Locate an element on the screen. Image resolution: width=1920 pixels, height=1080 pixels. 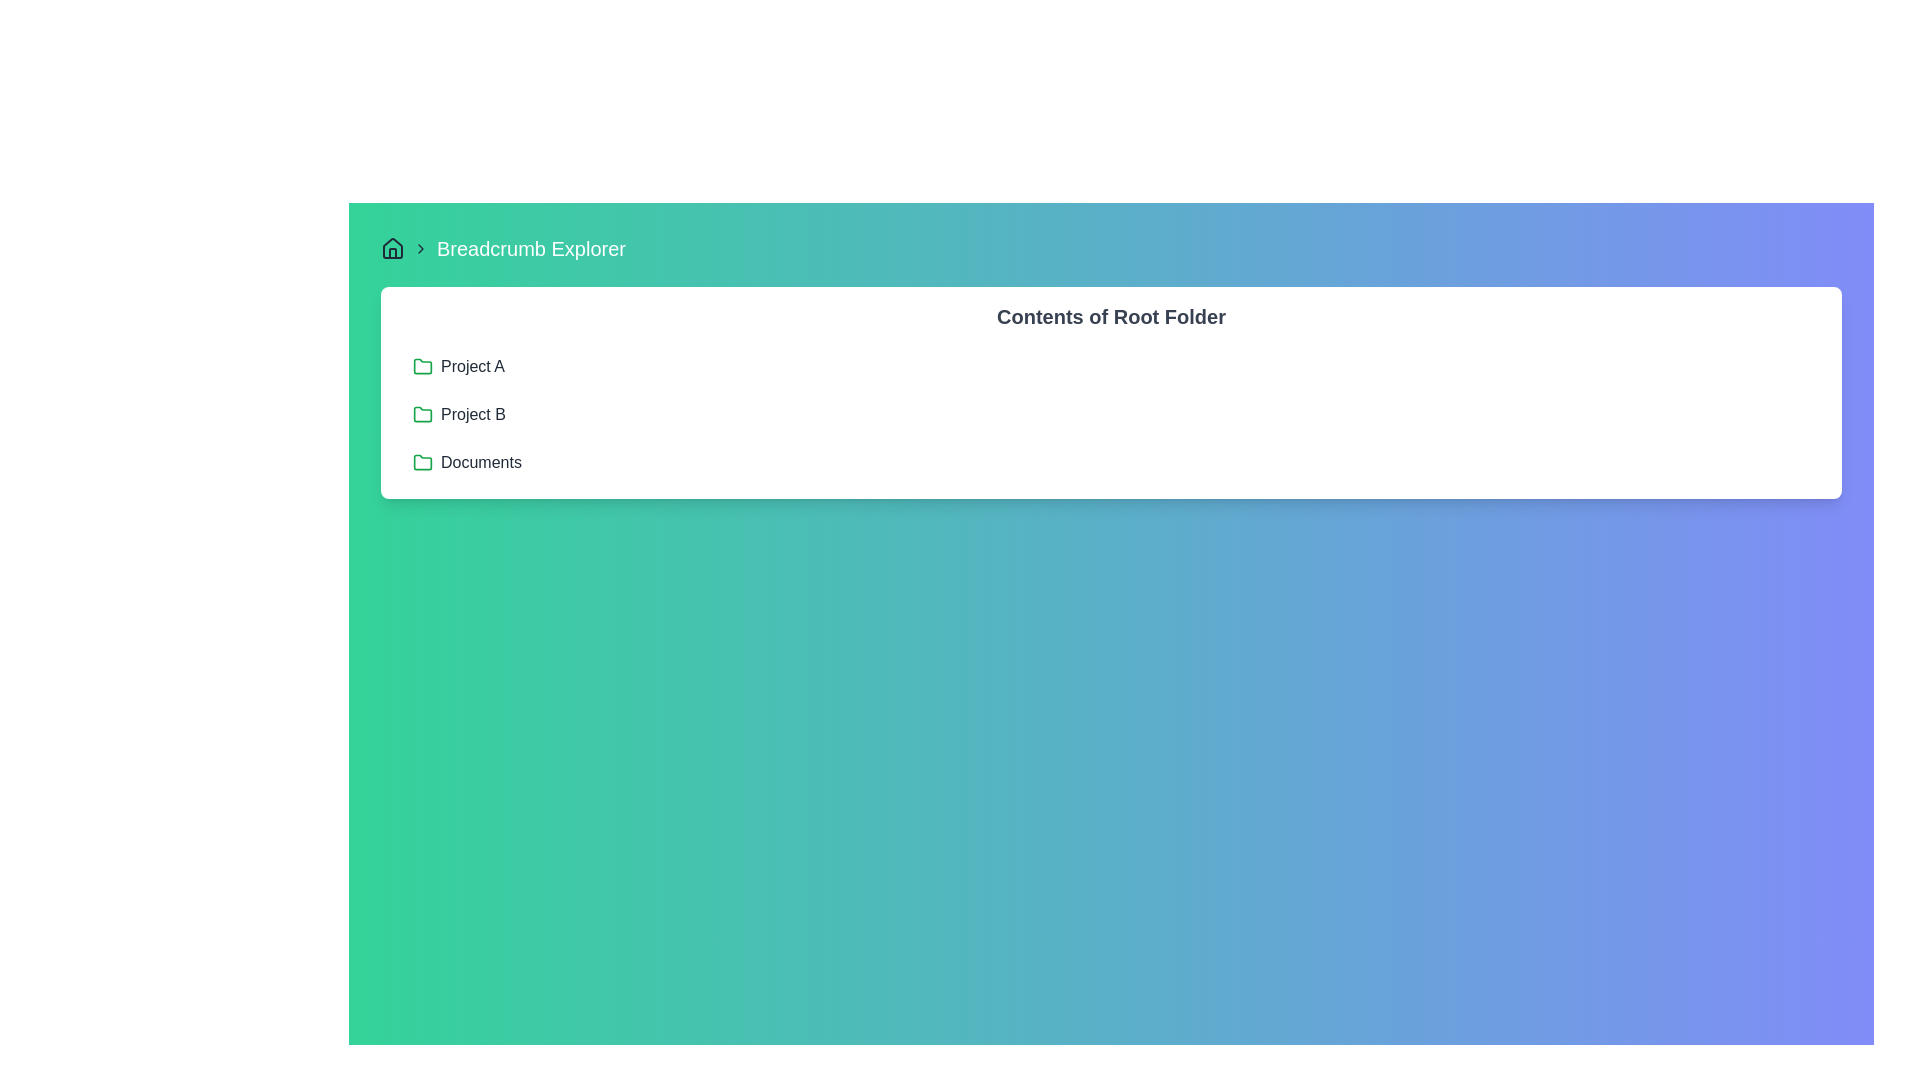
the small rightward-pointing chevron icon in the breadcrumb navigation, which is styled in dark gray and positioned between the home icon and the text 'Breadcrumb Explorer' is located at coordinates (420, 248).